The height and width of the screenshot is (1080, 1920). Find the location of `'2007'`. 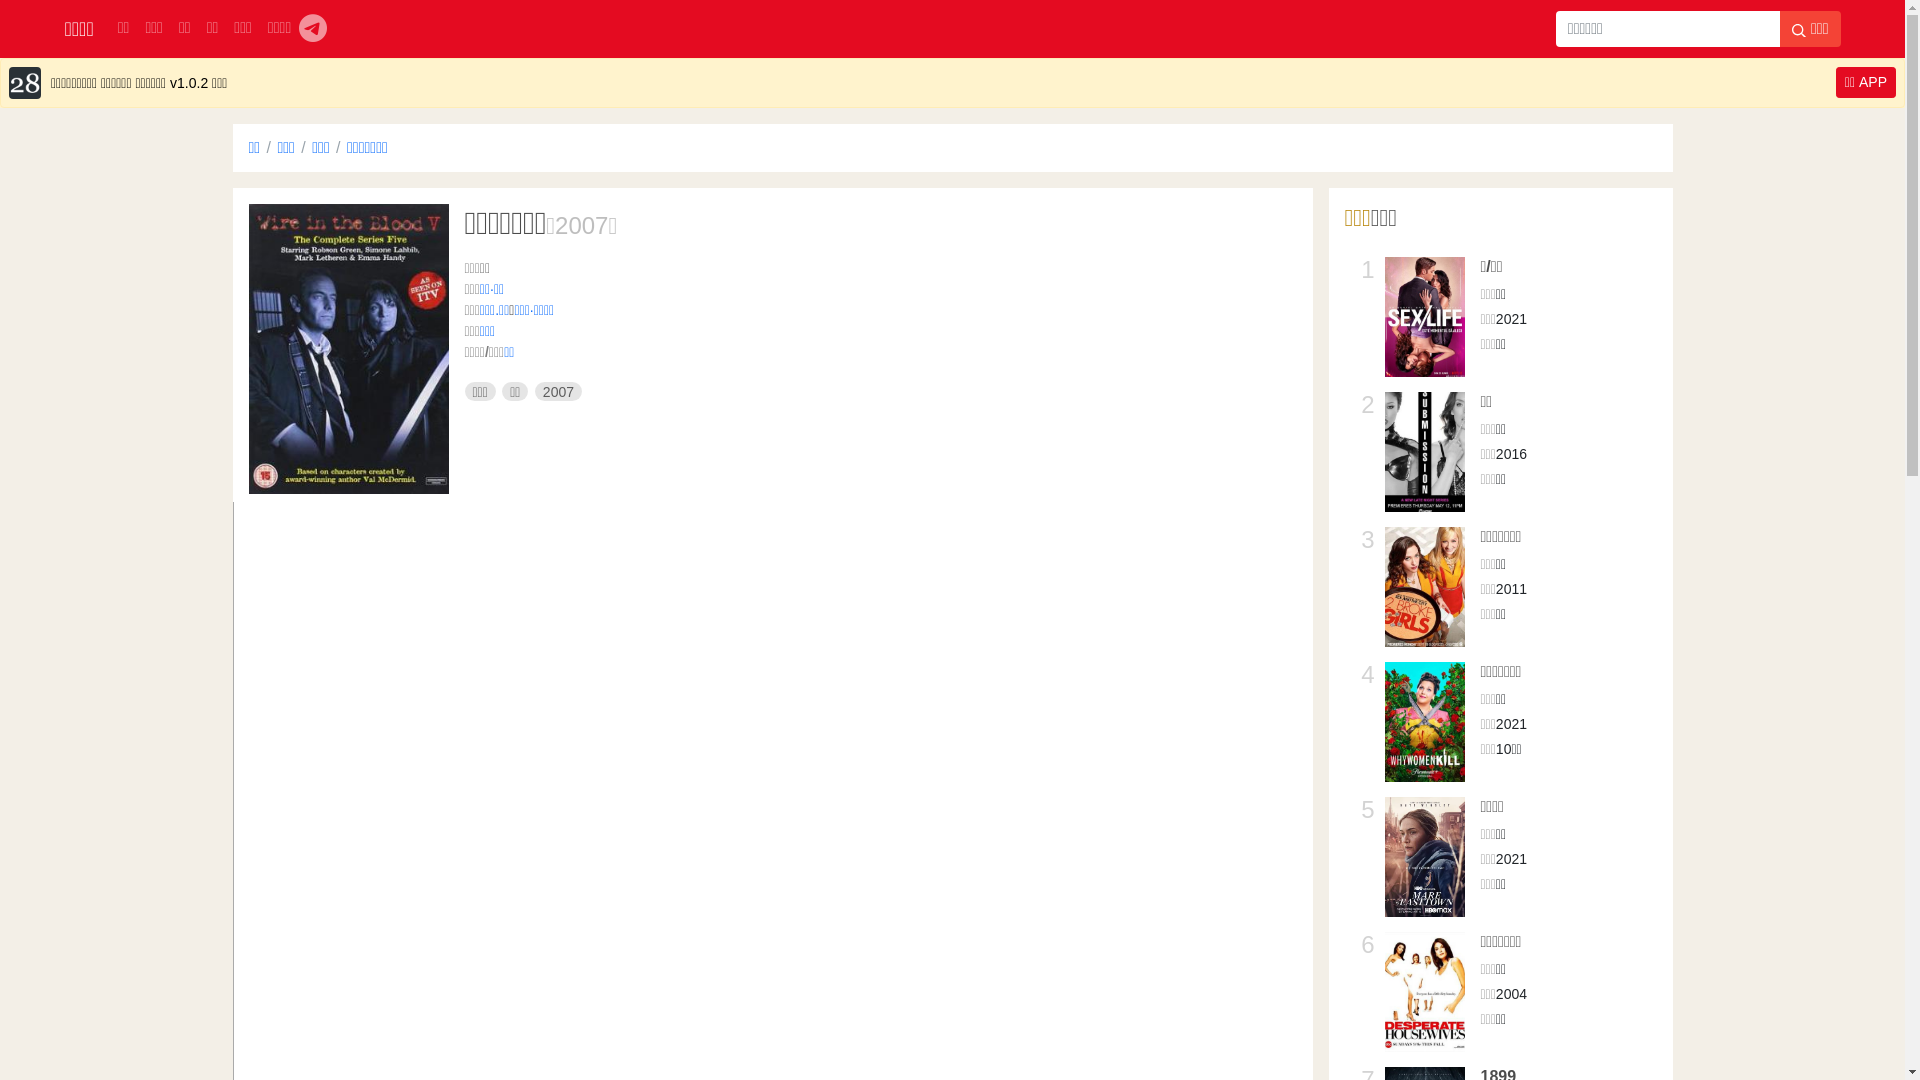

'2007' is located at coordinates (580, 225).